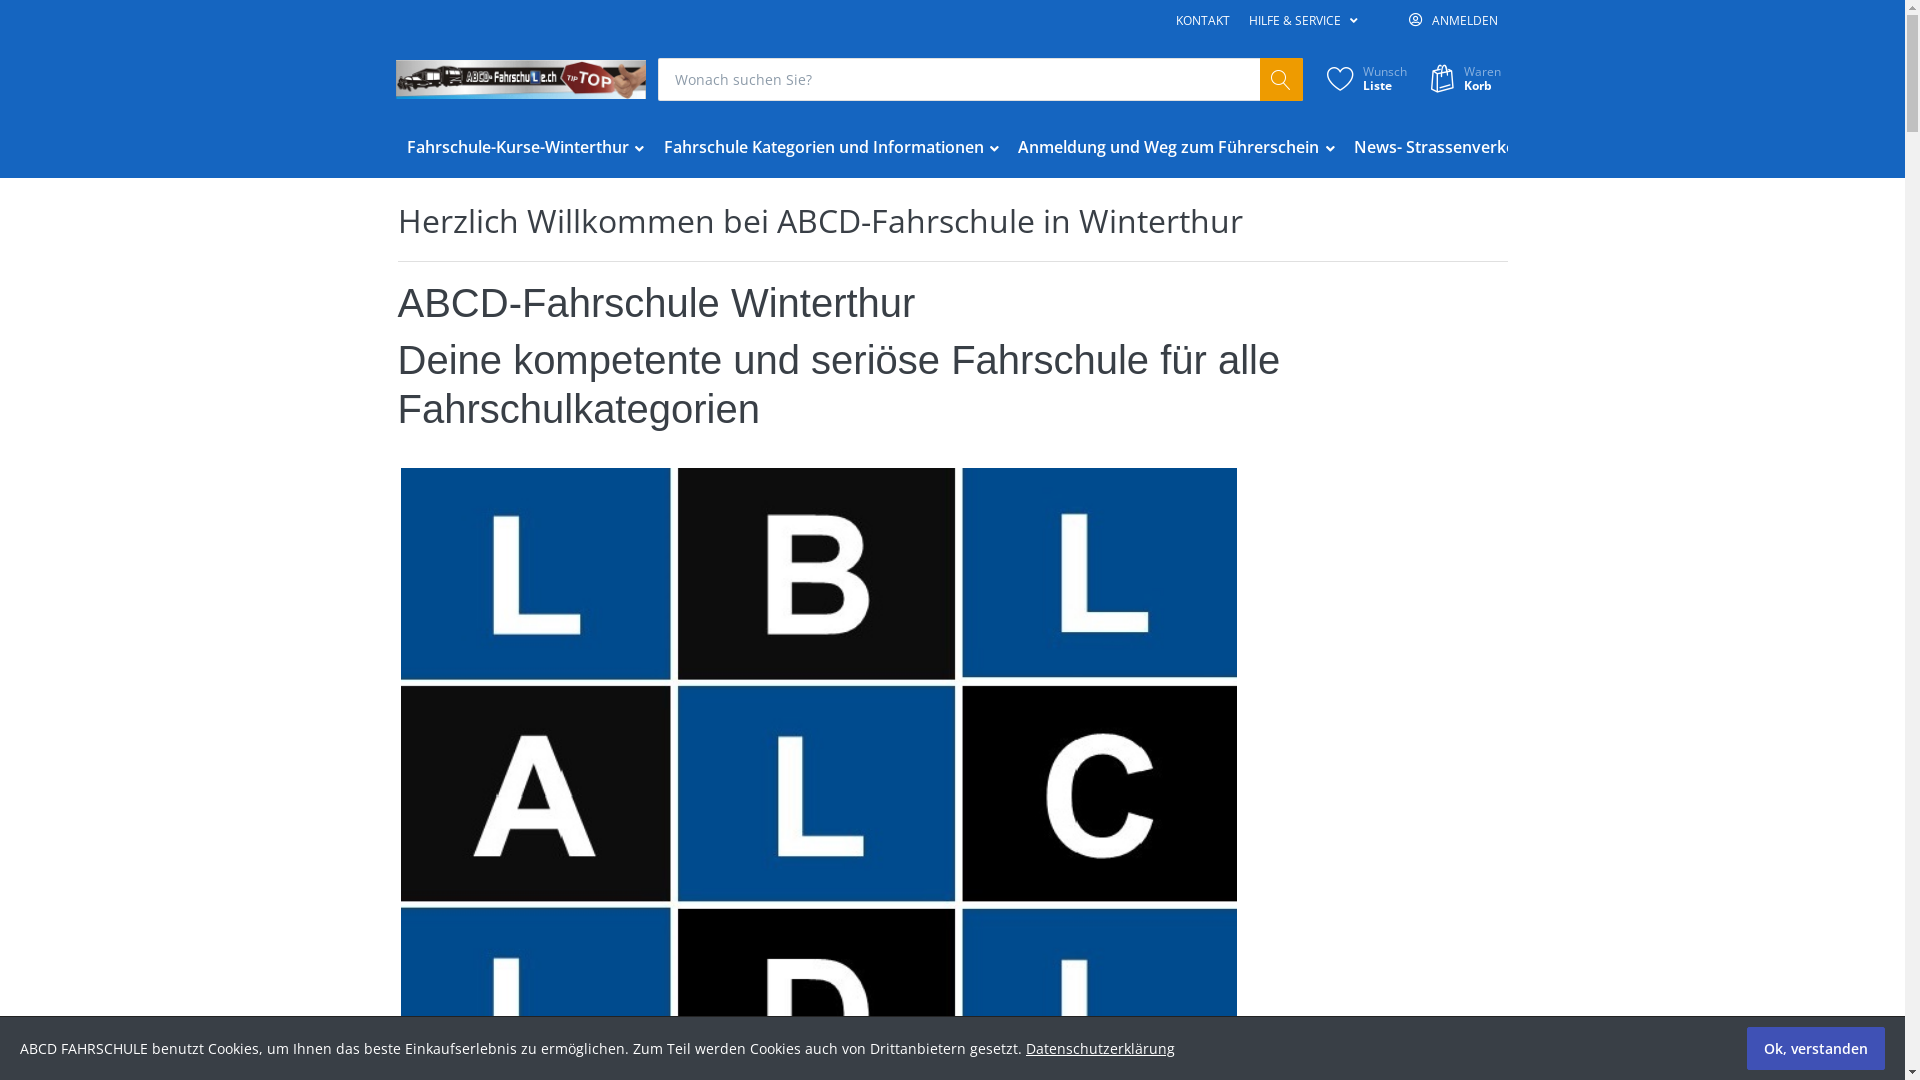 This screenshot has width=1920, height=1080. What do you see at coordinates (521, 78) in the screenshot?
I see `'ABCD FAHRSCHULE'` at bounding box center [521, 78].